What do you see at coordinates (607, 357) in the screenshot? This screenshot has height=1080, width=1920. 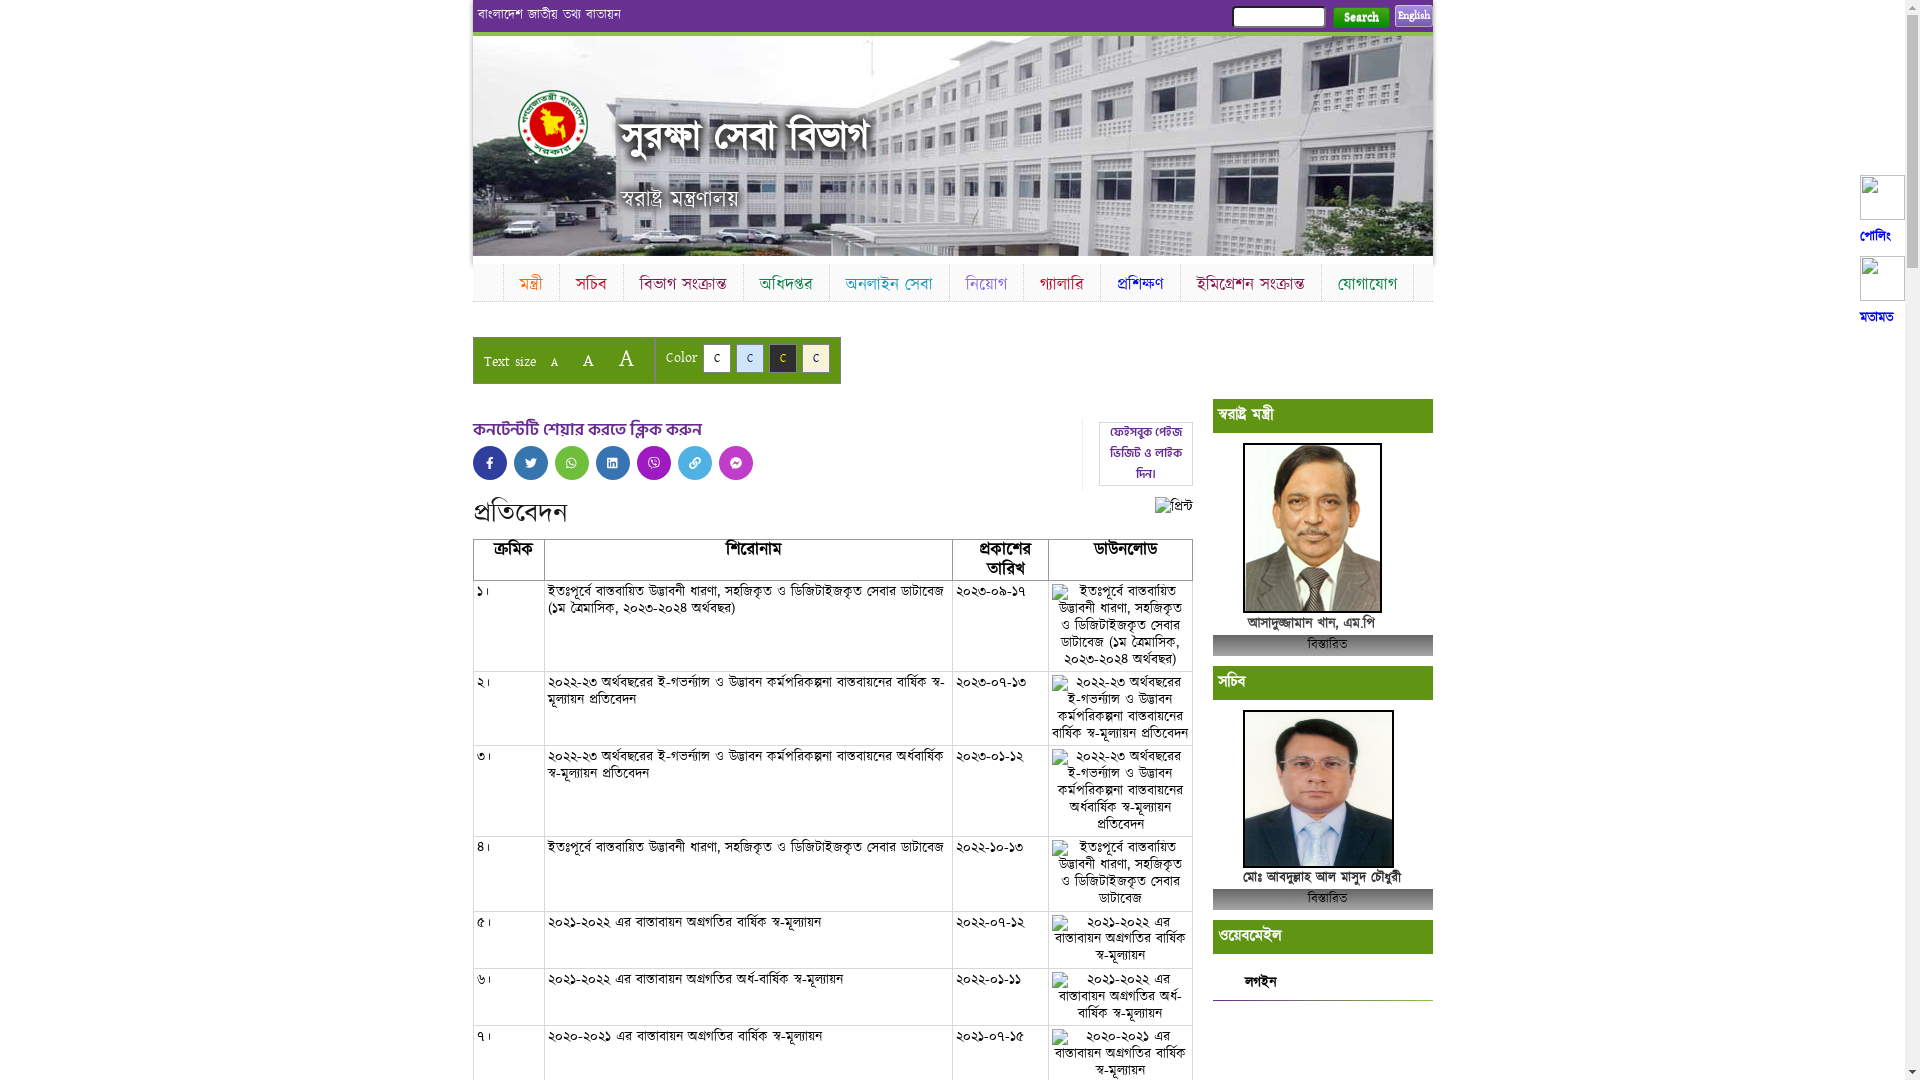 I see `'A'` at bounding box center [607, 357].